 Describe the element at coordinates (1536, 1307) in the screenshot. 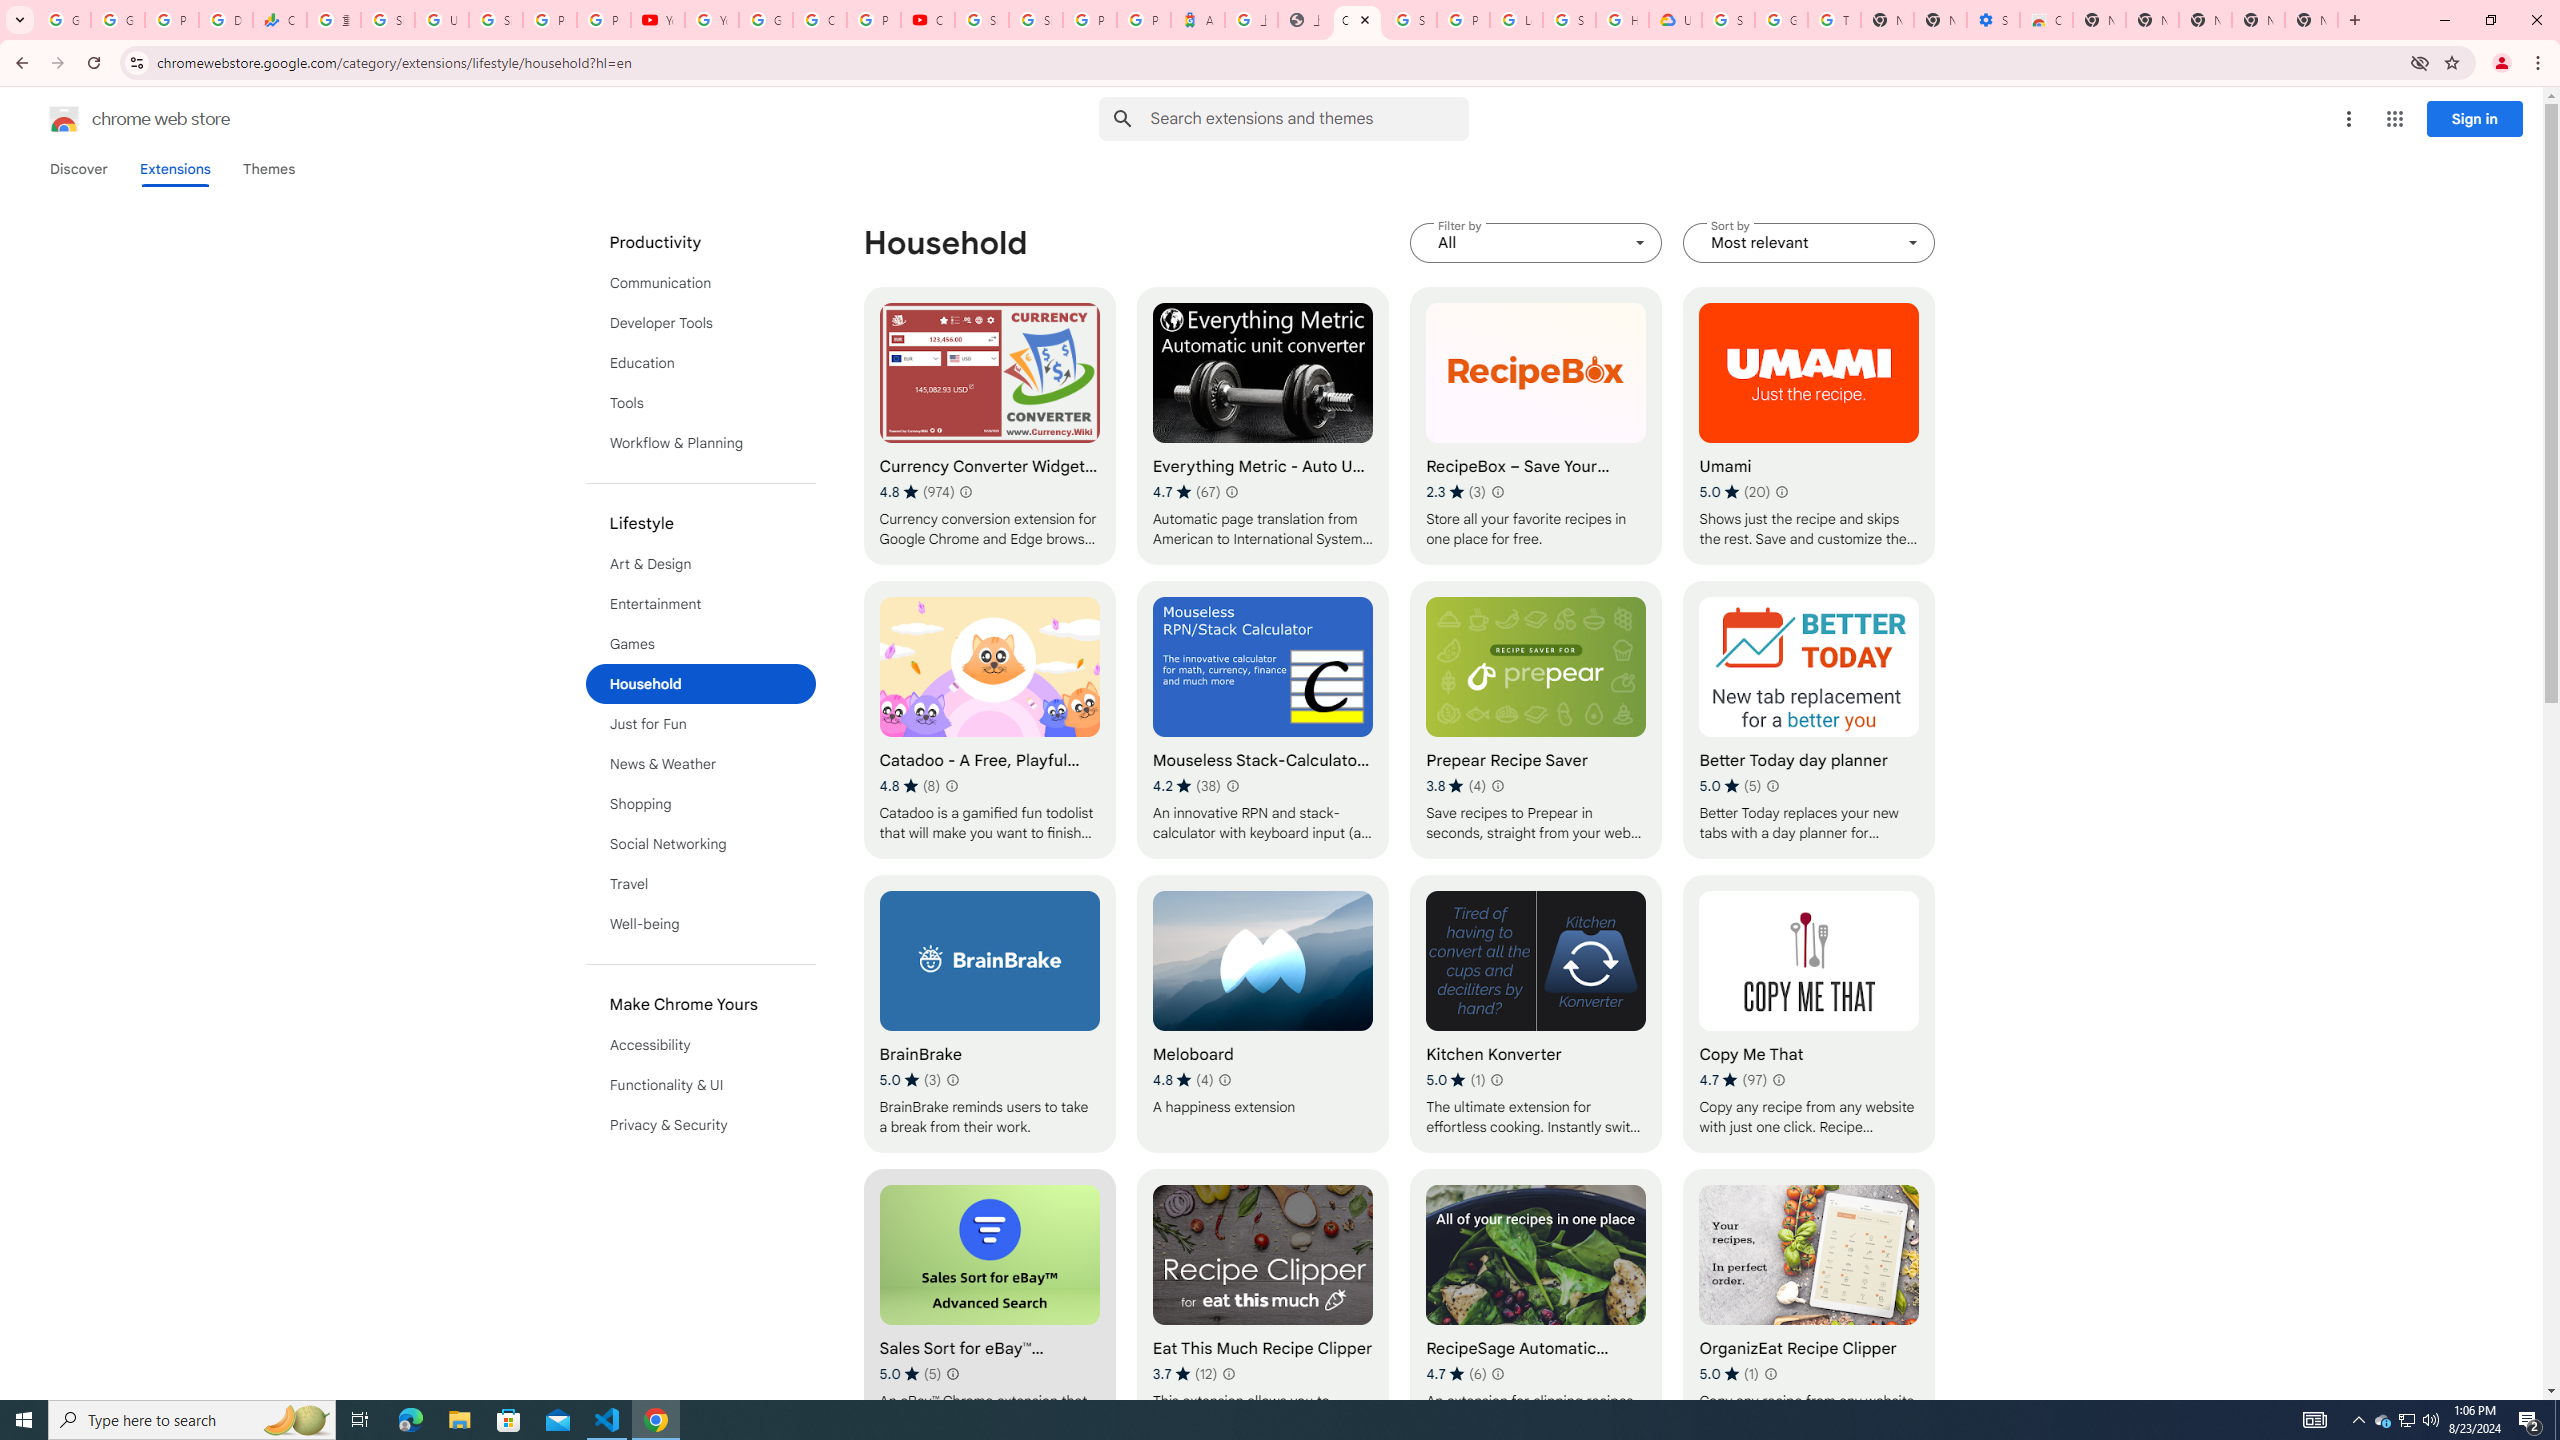

I see `'RecipeSage Automatic Recipe Clipper'` at that location.